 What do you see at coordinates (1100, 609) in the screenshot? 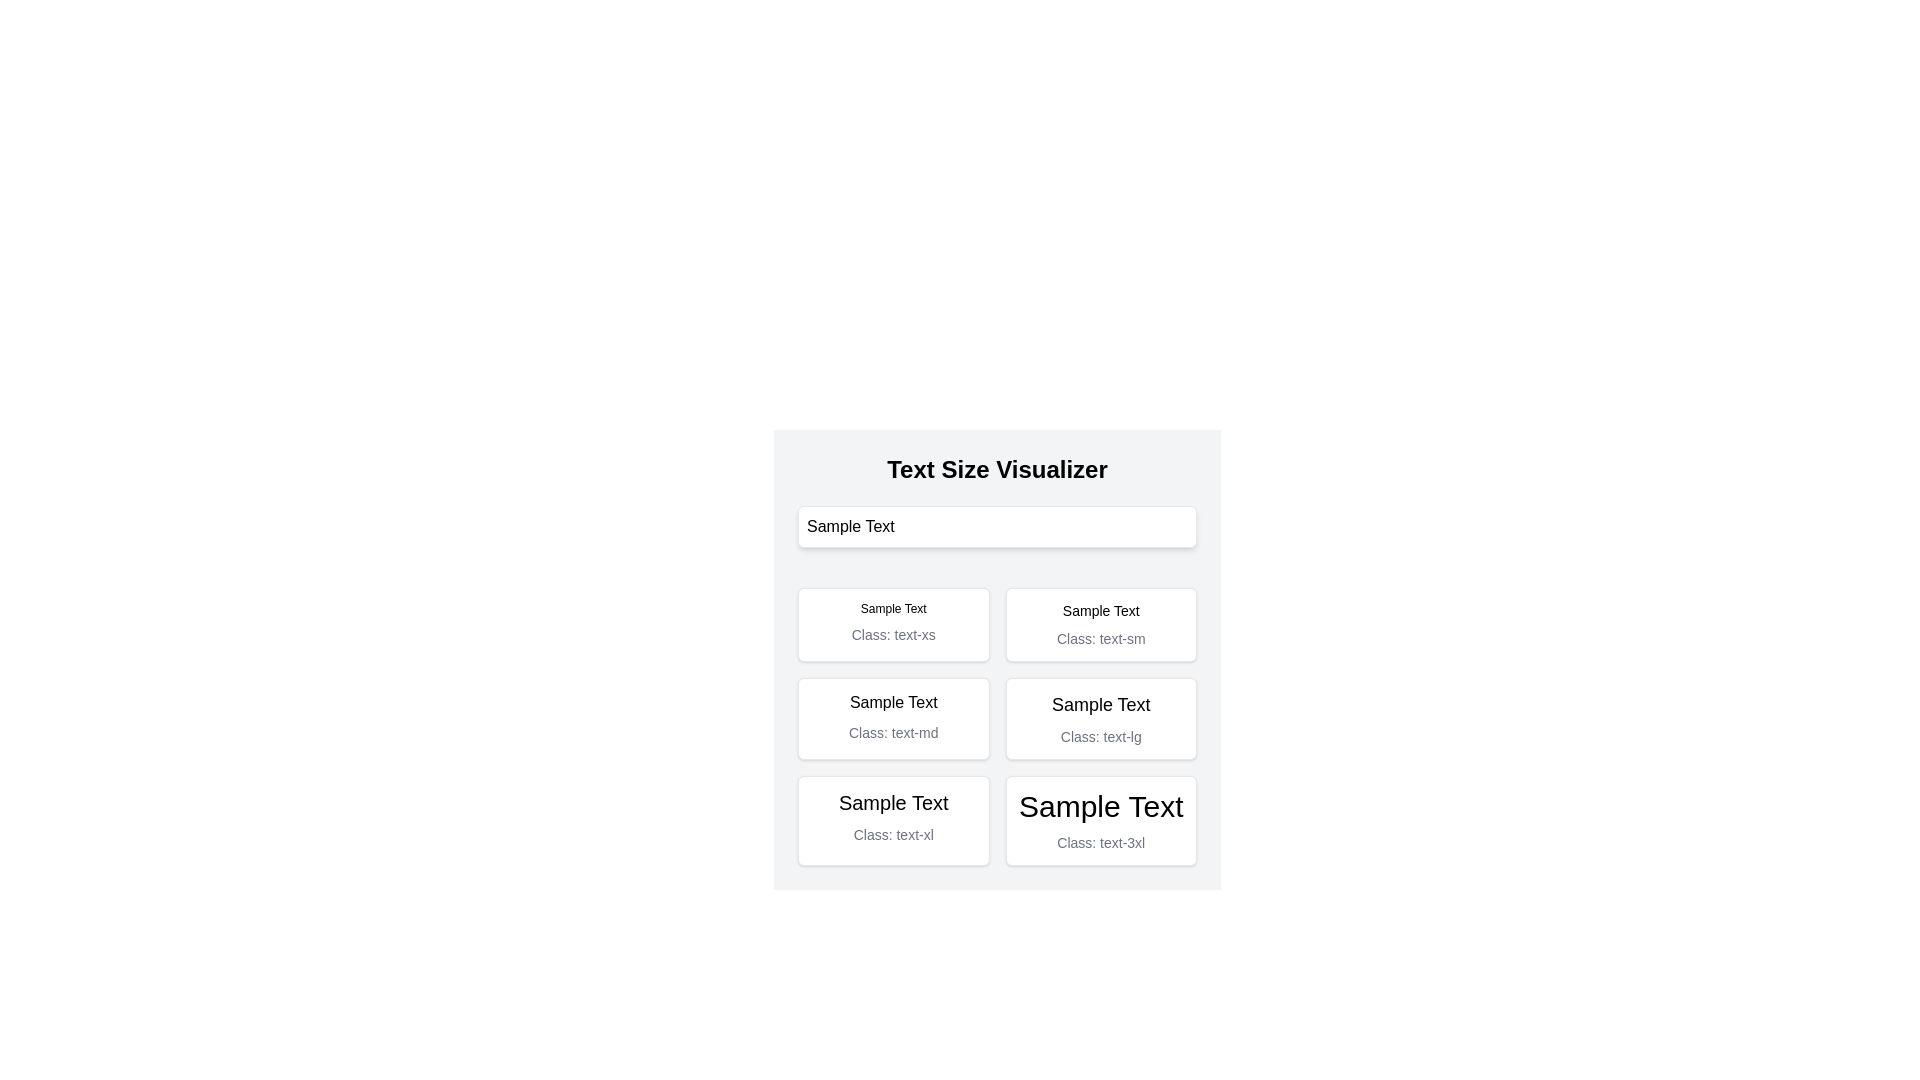
I see `the text element styled with a small font located in the first row of the second column, above the 'Class: text-sm' text` at bounding box center [1100, 609].